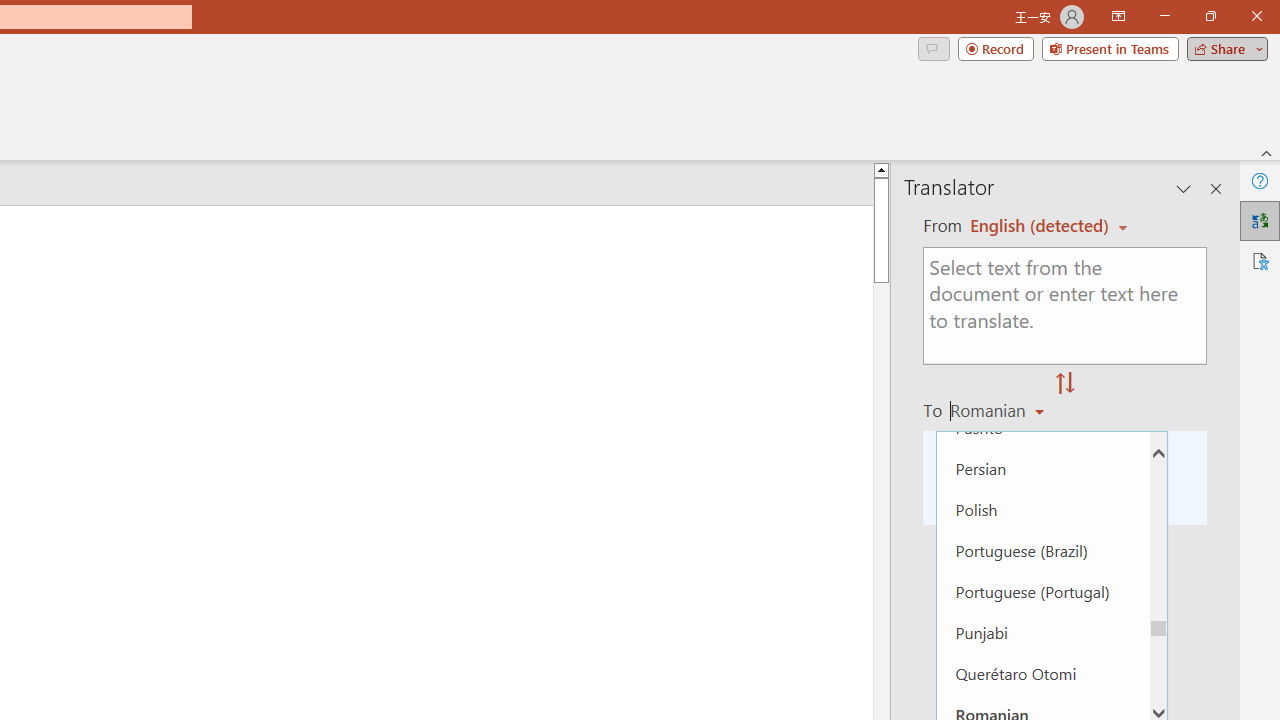 The image size is (1280, 720). Describe the element at coordinates (1042, 468) in the screenshot. I see `'Persian'` at that location.